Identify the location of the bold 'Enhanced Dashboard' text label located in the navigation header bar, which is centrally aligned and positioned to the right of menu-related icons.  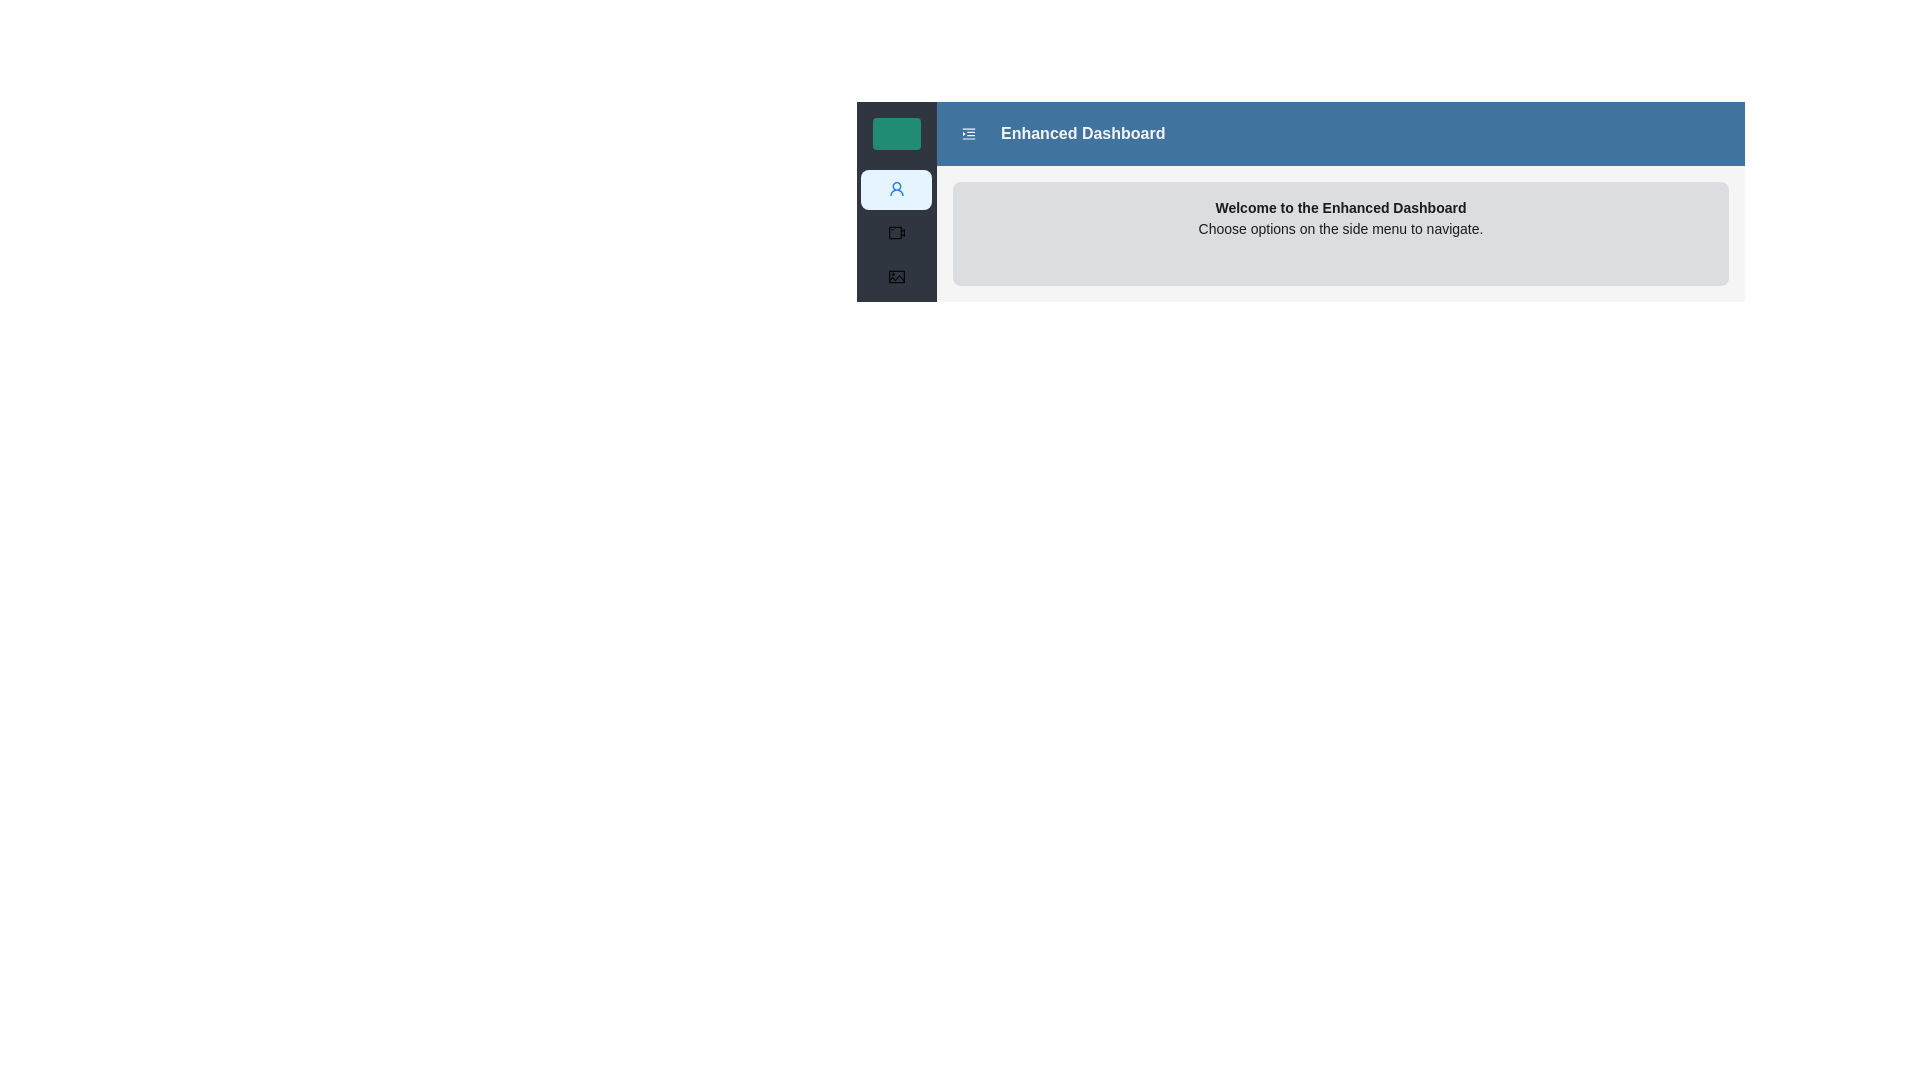
(1082, 134).